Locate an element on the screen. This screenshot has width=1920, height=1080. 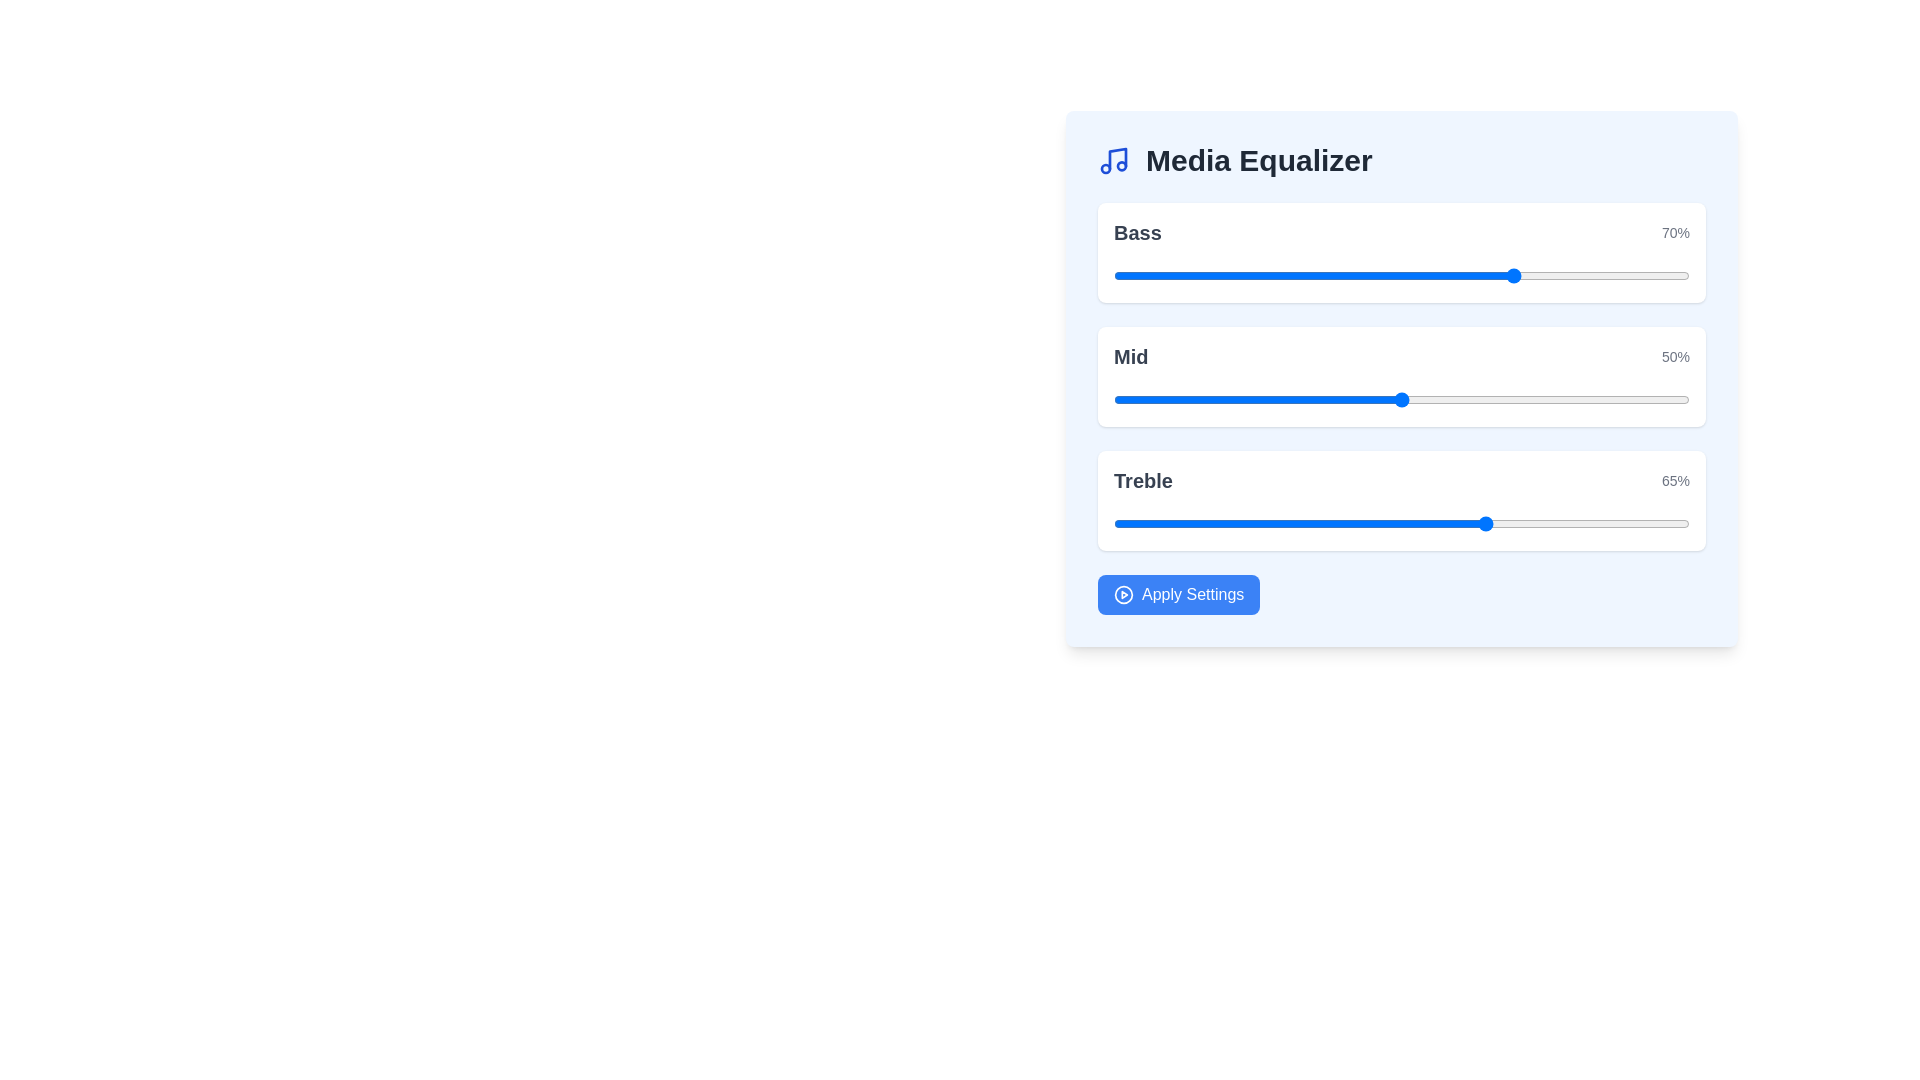
the slider is located at coordinates (1435, 400).